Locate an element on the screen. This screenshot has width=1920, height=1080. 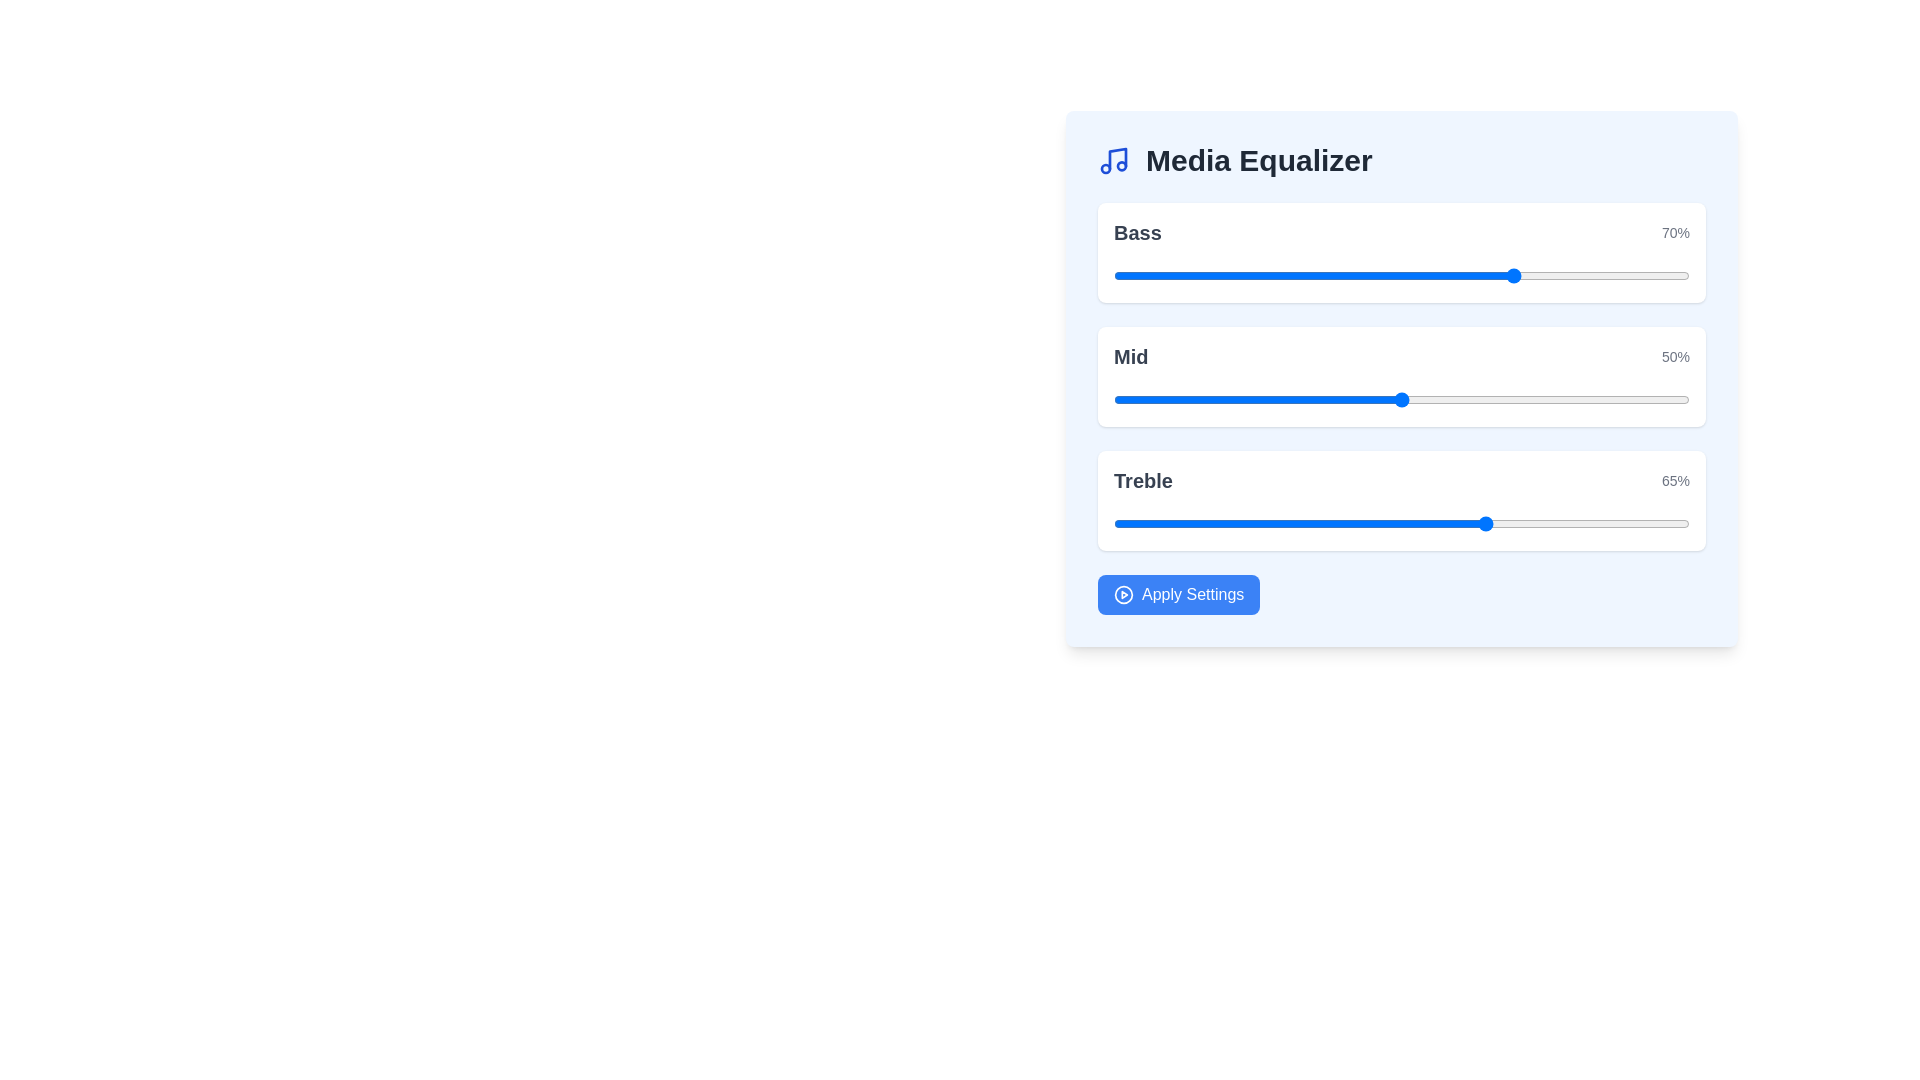
the slider is located at coordinates (1435, 400).